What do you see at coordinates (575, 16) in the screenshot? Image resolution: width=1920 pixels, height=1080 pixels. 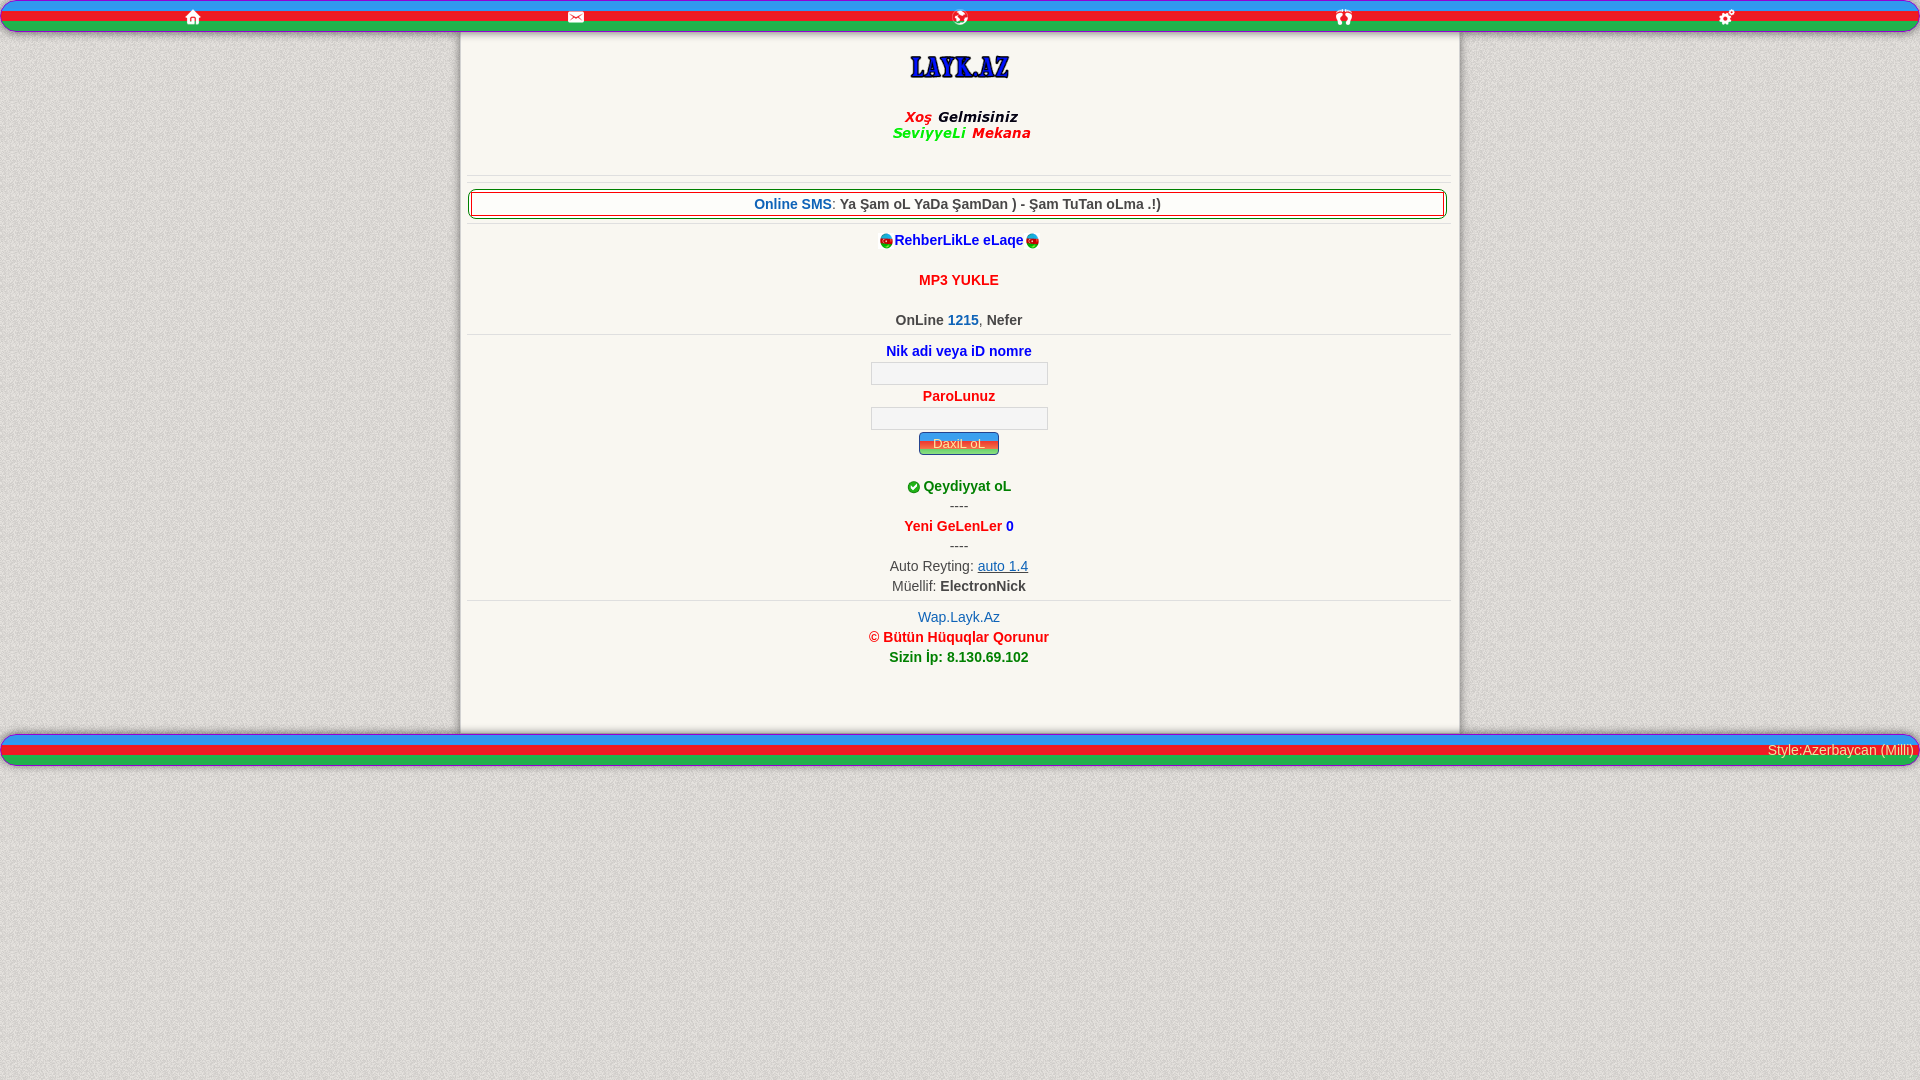 I see `'Mesajlar'` at bounding box center [575, 16].